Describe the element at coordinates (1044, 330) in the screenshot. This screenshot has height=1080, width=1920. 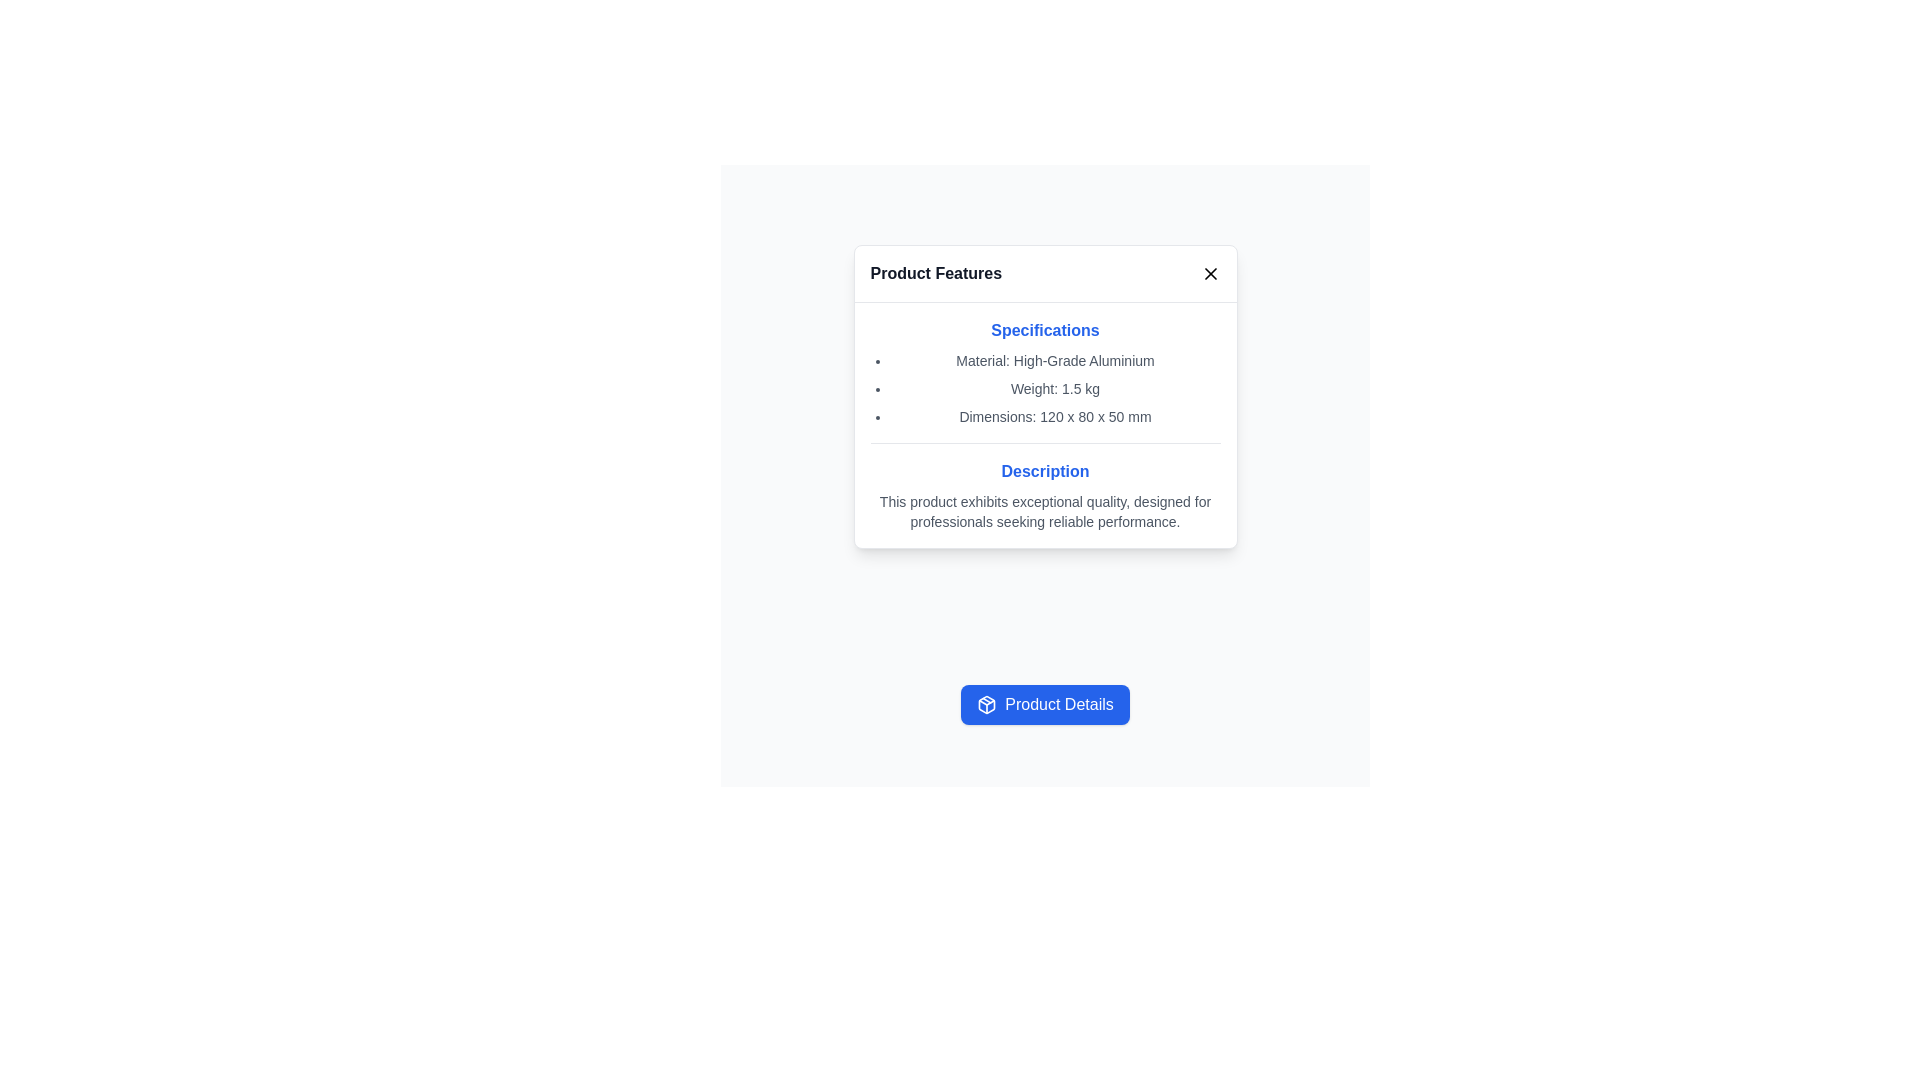
I see `the Text Label indicating the specifications section, which is centrally located in the upper portion of the 'Product Features' card component` at that location.